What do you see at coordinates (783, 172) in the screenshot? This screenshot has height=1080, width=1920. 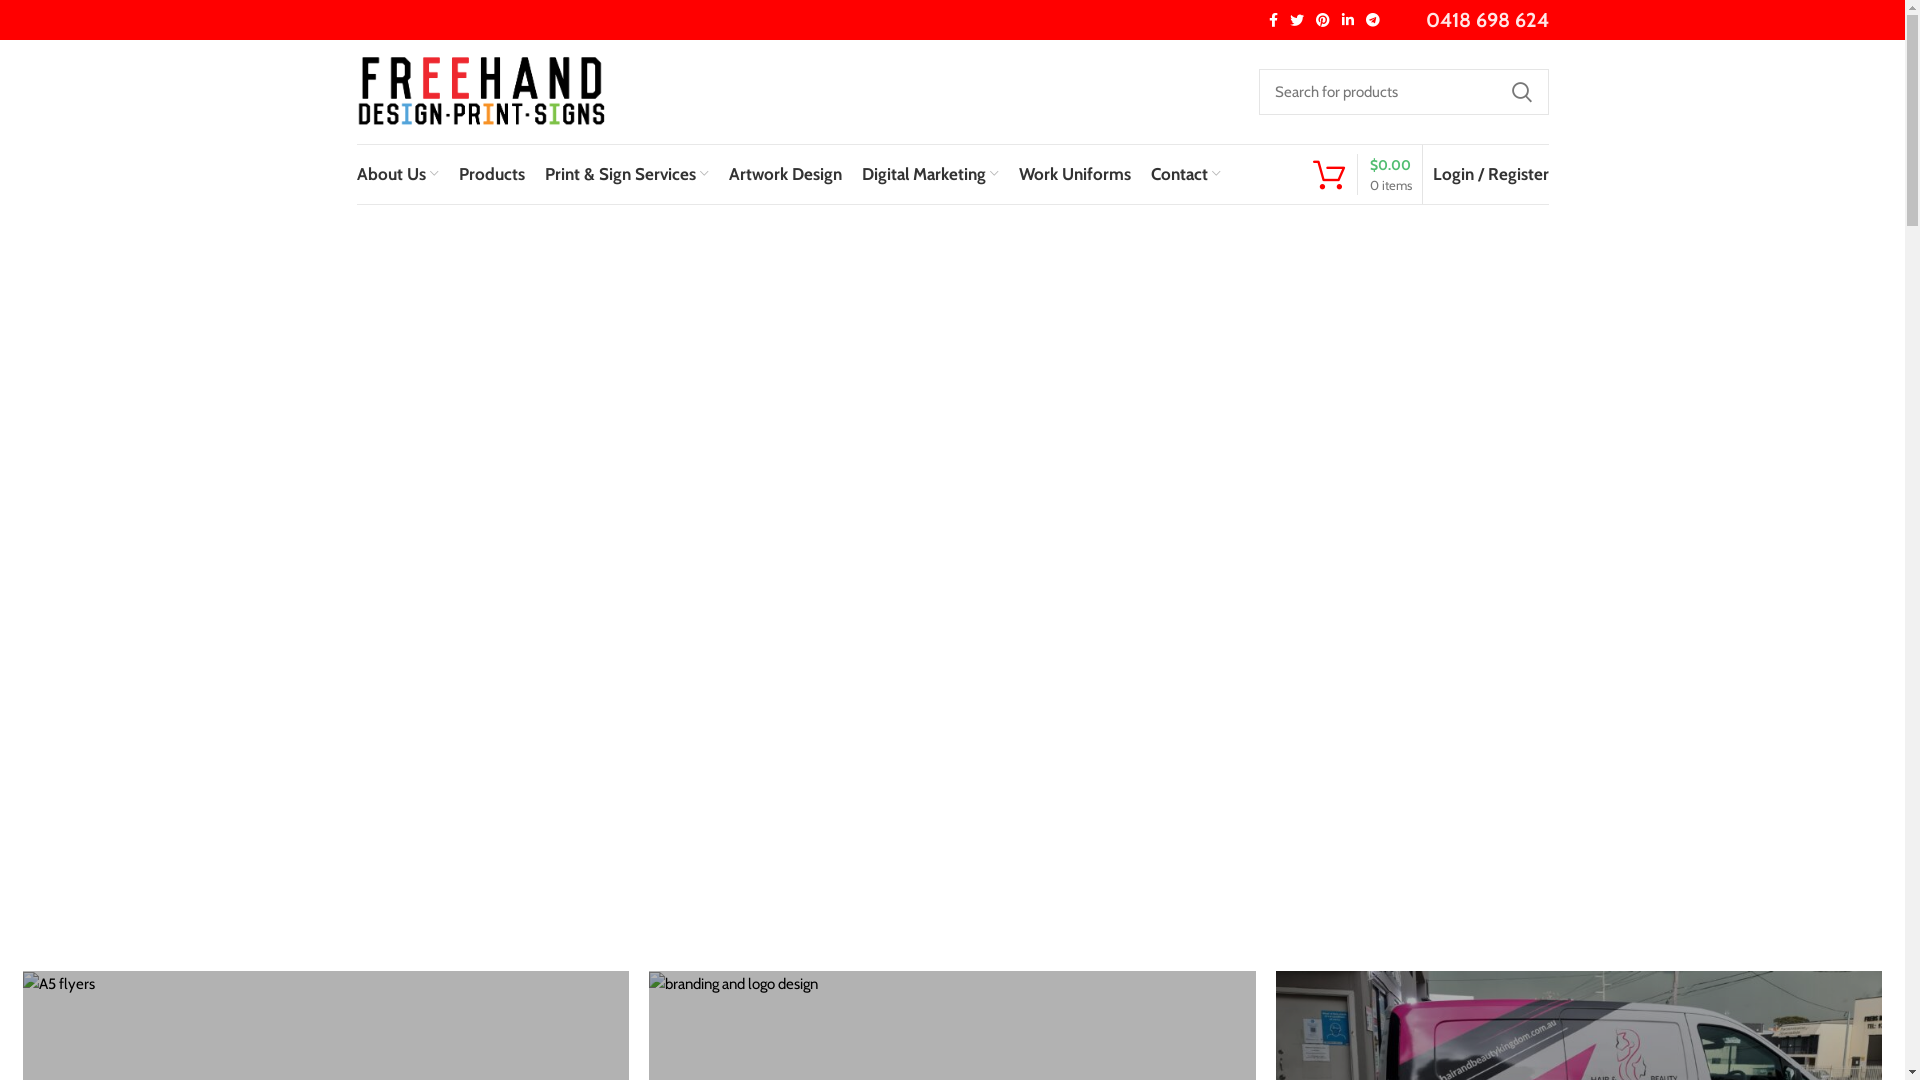 I see `'Artwork Design'` at bounding box center [783, 172].